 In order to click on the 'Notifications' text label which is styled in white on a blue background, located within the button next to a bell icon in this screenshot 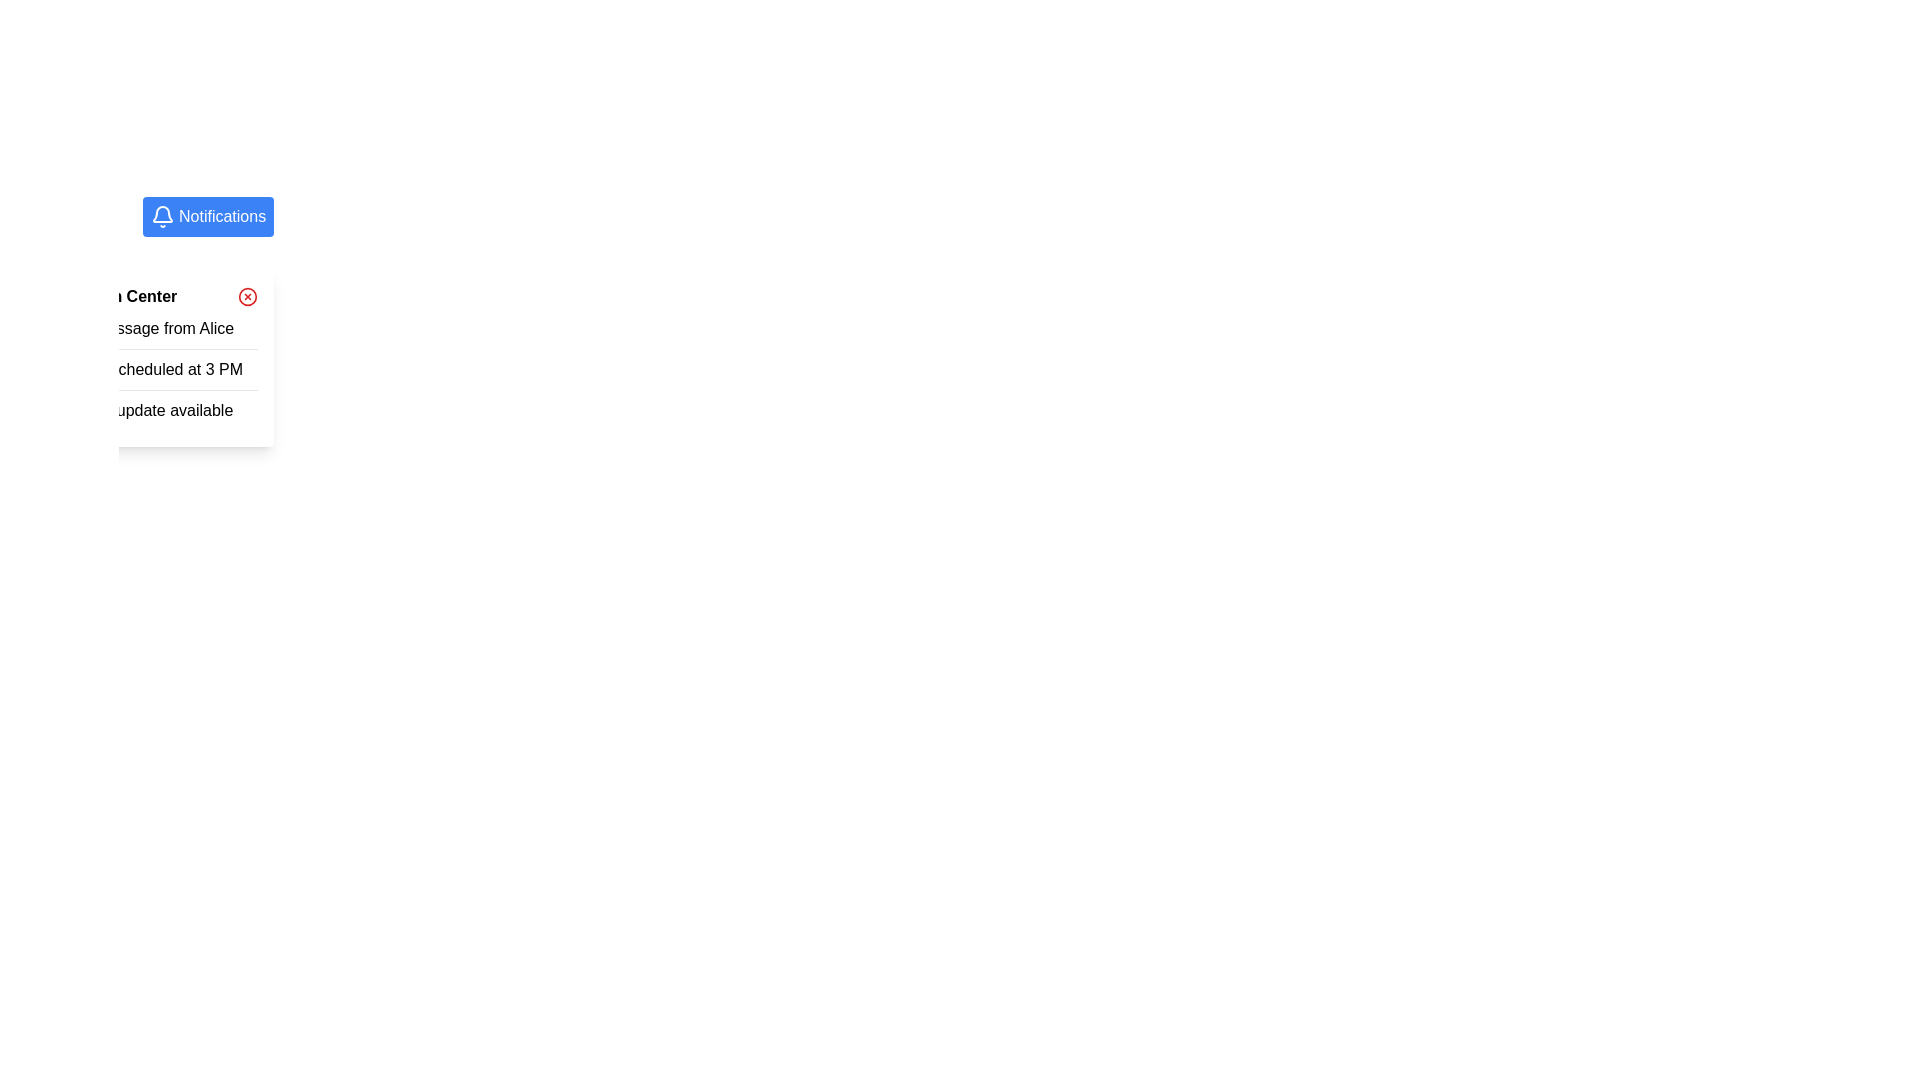, I will do `click(222, 216)`.